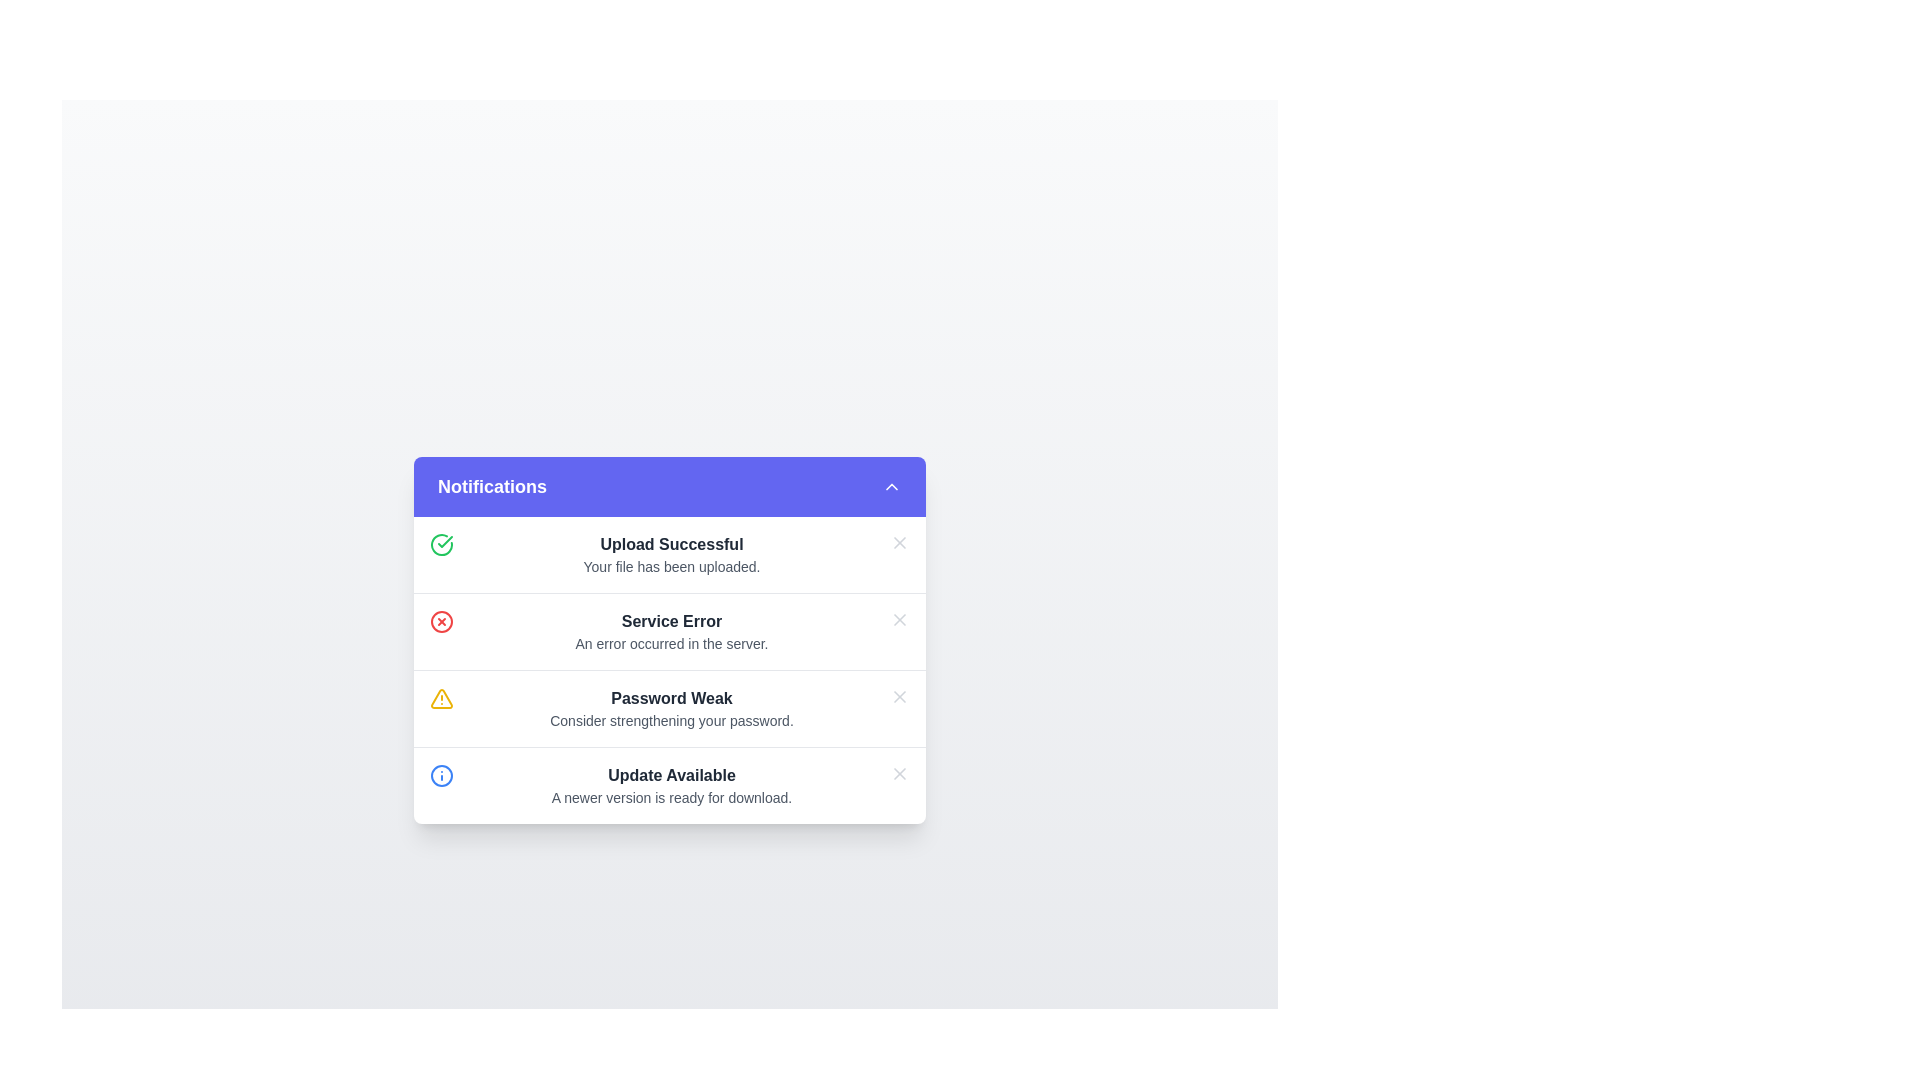 Image resolution: width=1920 pixels, height=1080 pixels. Describe the element at coordinates (670, 707) in the screenshot. I see `the warning of the Notification card regarding weak password by reviewing the text displayed in the notification` at that location.